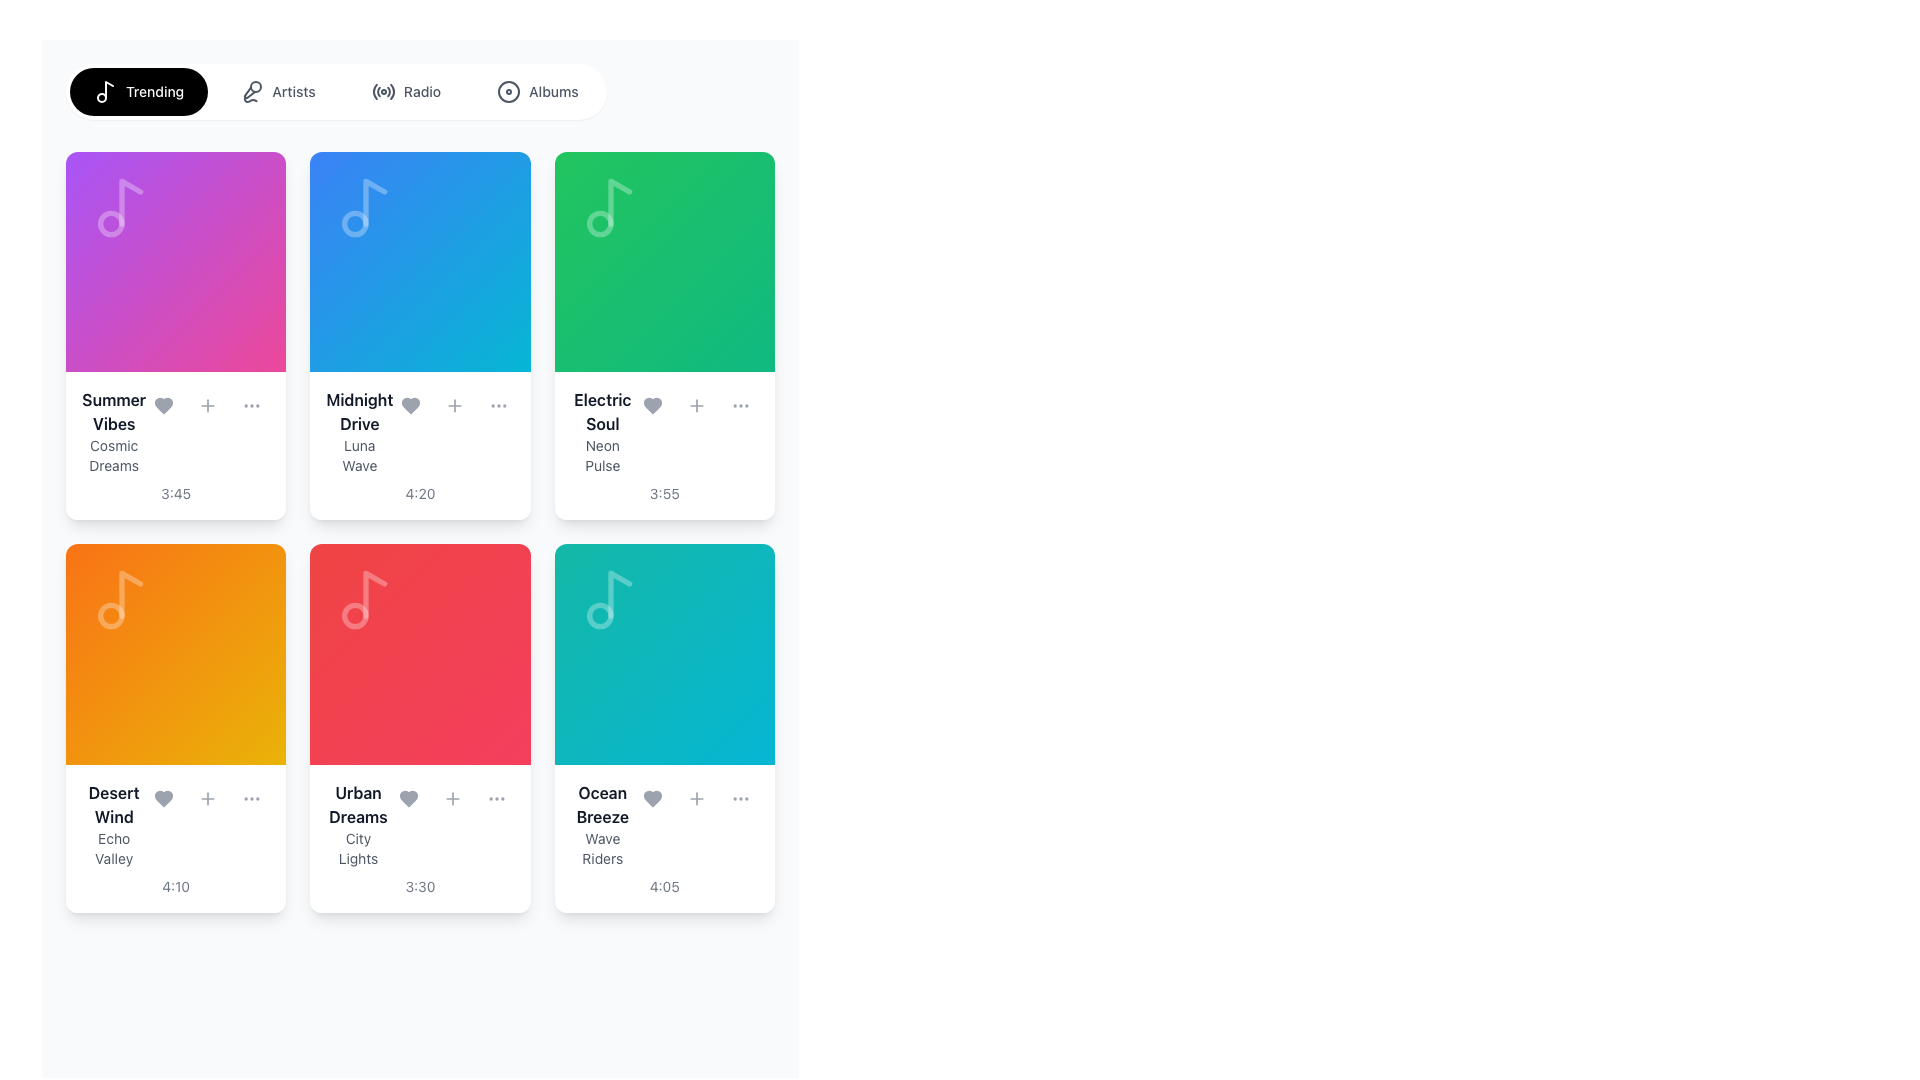  I want to click on the visual representation for the music track 'Urban Dreams', which is the second card in the second row of a grid layout, so click(419, 654).